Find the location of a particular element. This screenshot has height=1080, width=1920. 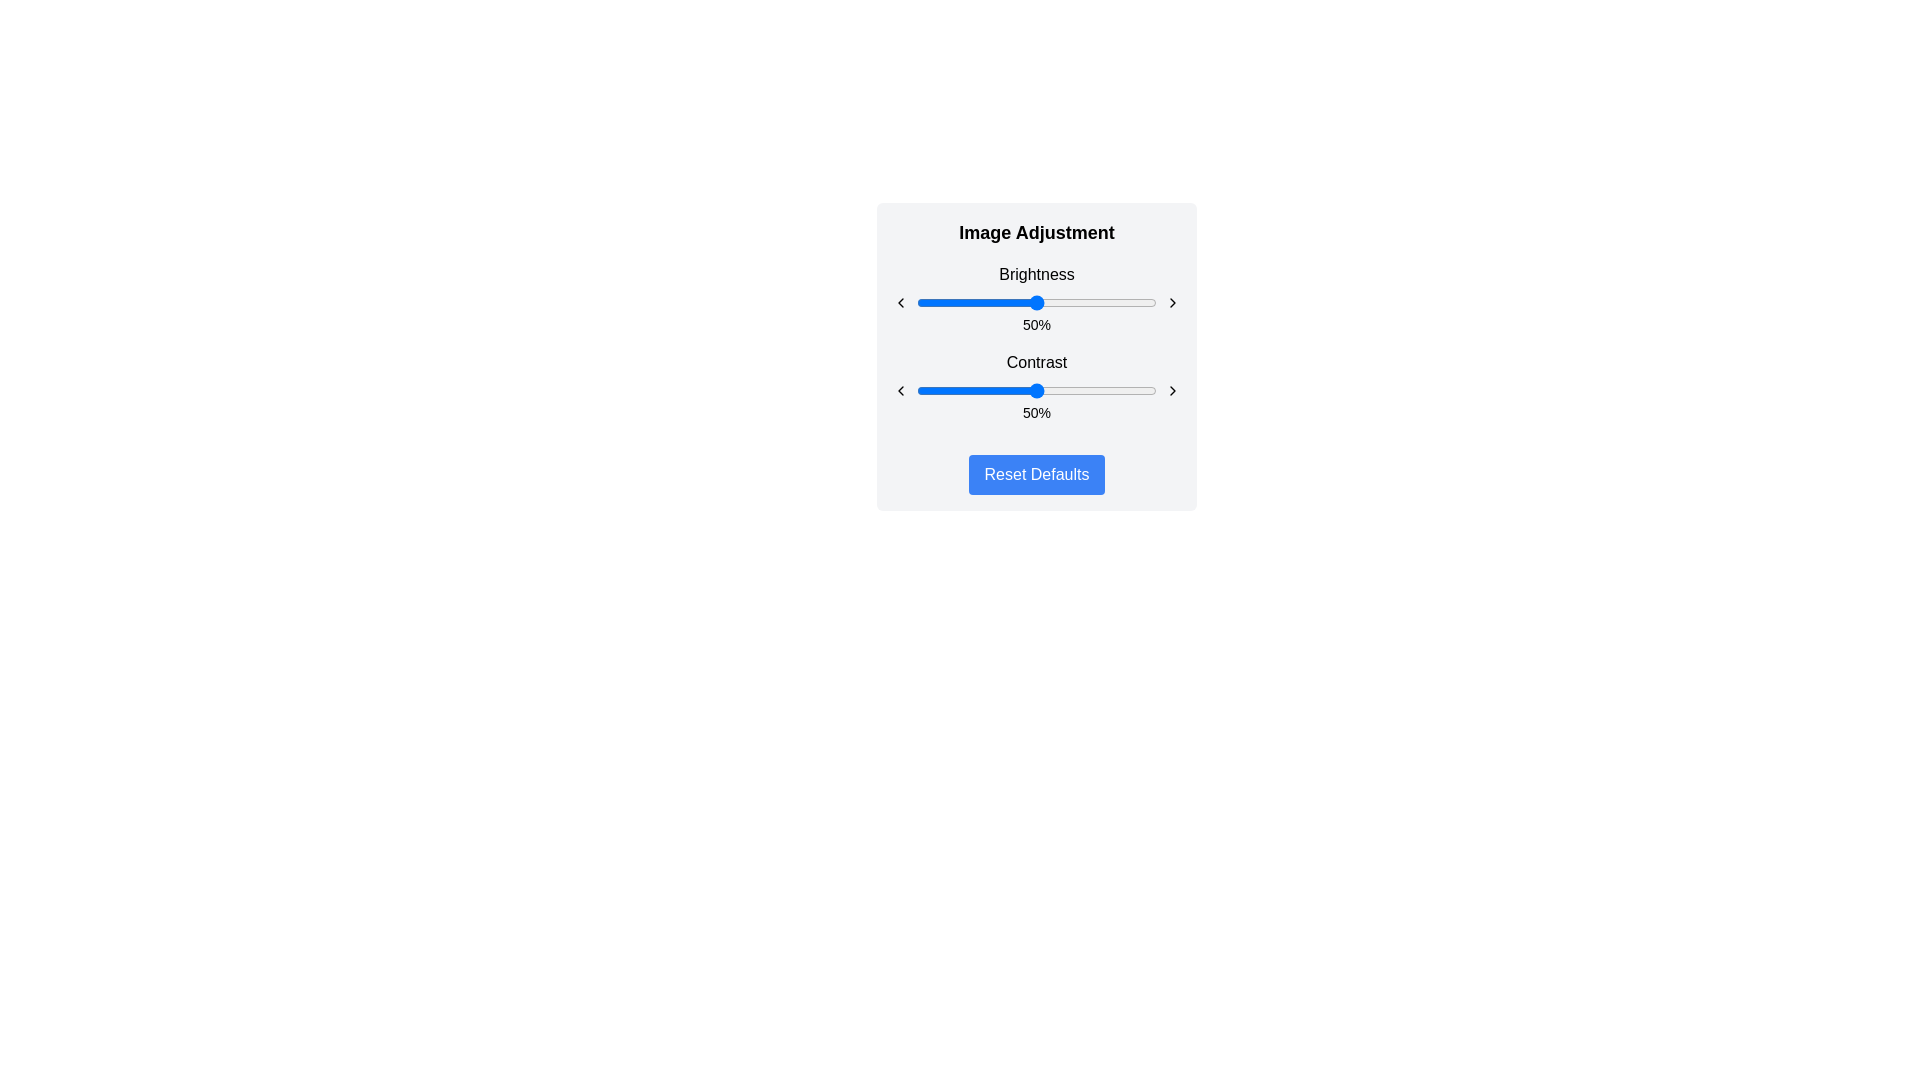

brightness is located at coordinates (1001, 303).